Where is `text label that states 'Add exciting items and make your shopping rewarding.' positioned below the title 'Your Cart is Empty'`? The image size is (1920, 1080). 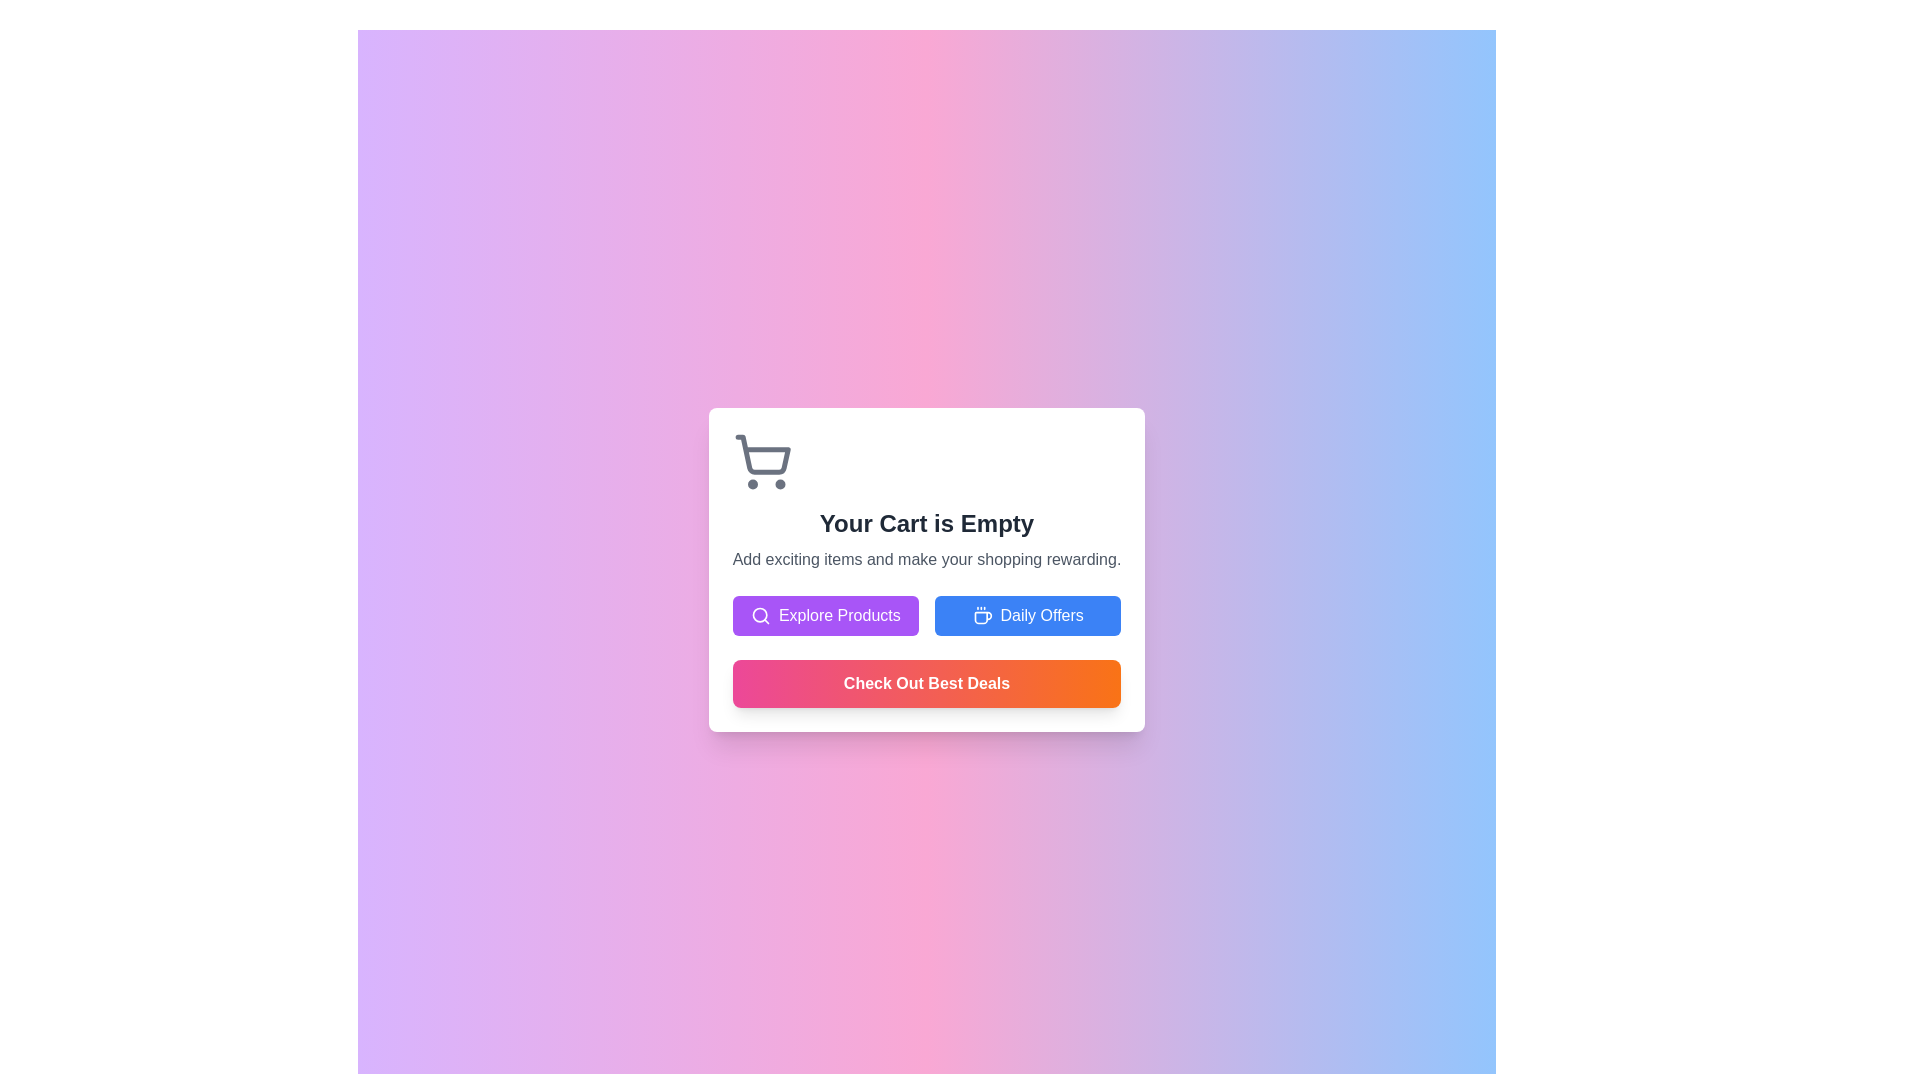 text label that states 'Add exciting items and make your shopping rewarding.' positioned below the title 'Your Cart is Empty' is located at coordinates (925, 559).